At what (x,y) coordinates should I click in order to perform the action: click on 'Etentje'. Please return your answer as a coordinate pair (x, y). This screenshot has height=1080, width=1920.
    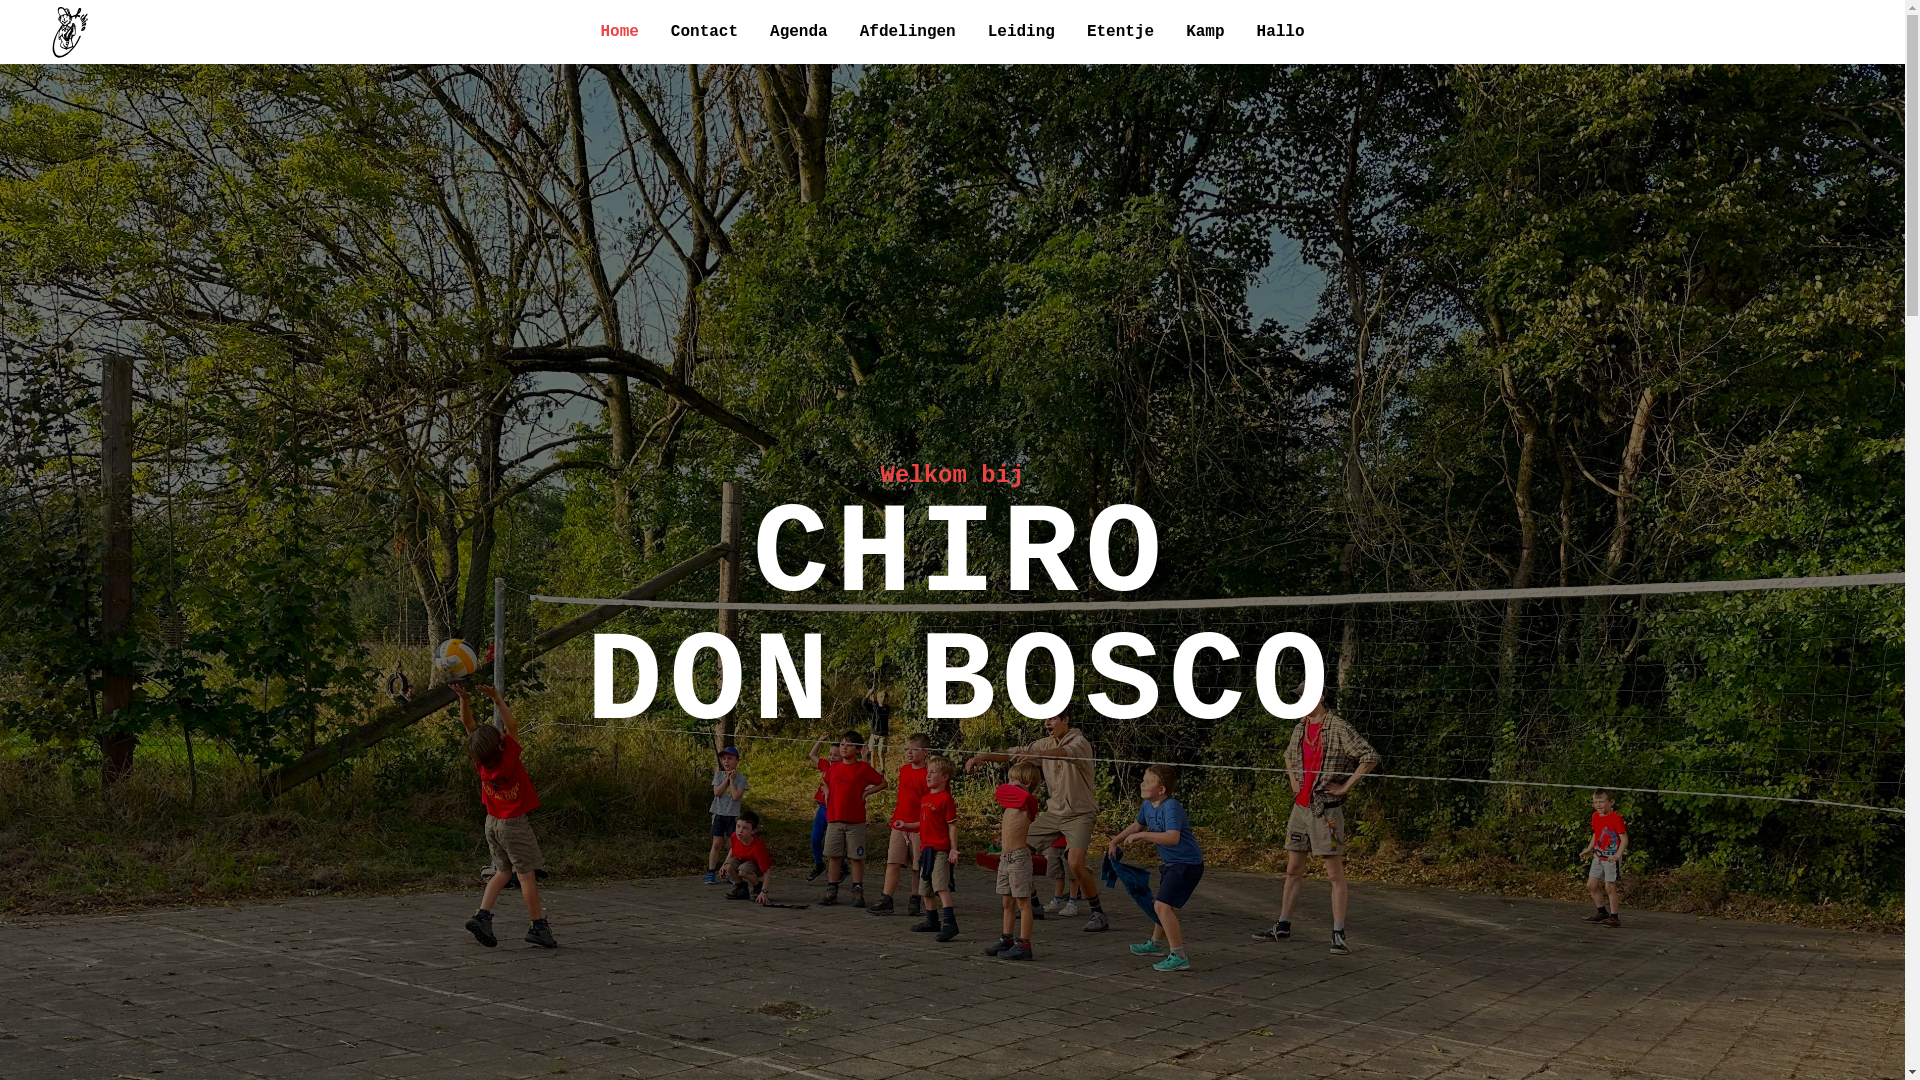
    Looking at the image, I should click on (1120, 31).